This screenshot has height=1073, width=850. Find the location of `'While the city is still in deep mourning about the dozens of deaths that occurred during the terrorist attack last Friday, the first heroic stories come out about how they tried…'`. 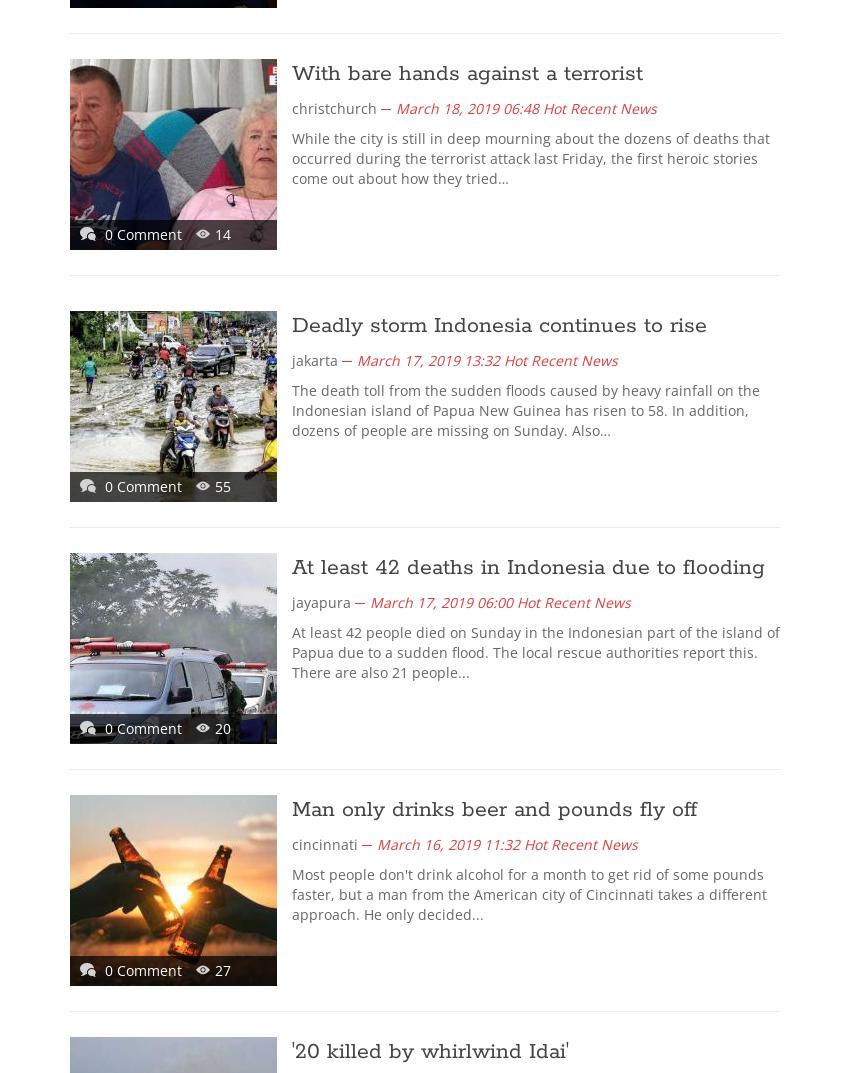

'While the city is still in deep mourning about the dozens of deaths that occurred during the terrorist attack last Friday, the first heroic stories come out about how they tried…' is located at coordinates (529, 157).